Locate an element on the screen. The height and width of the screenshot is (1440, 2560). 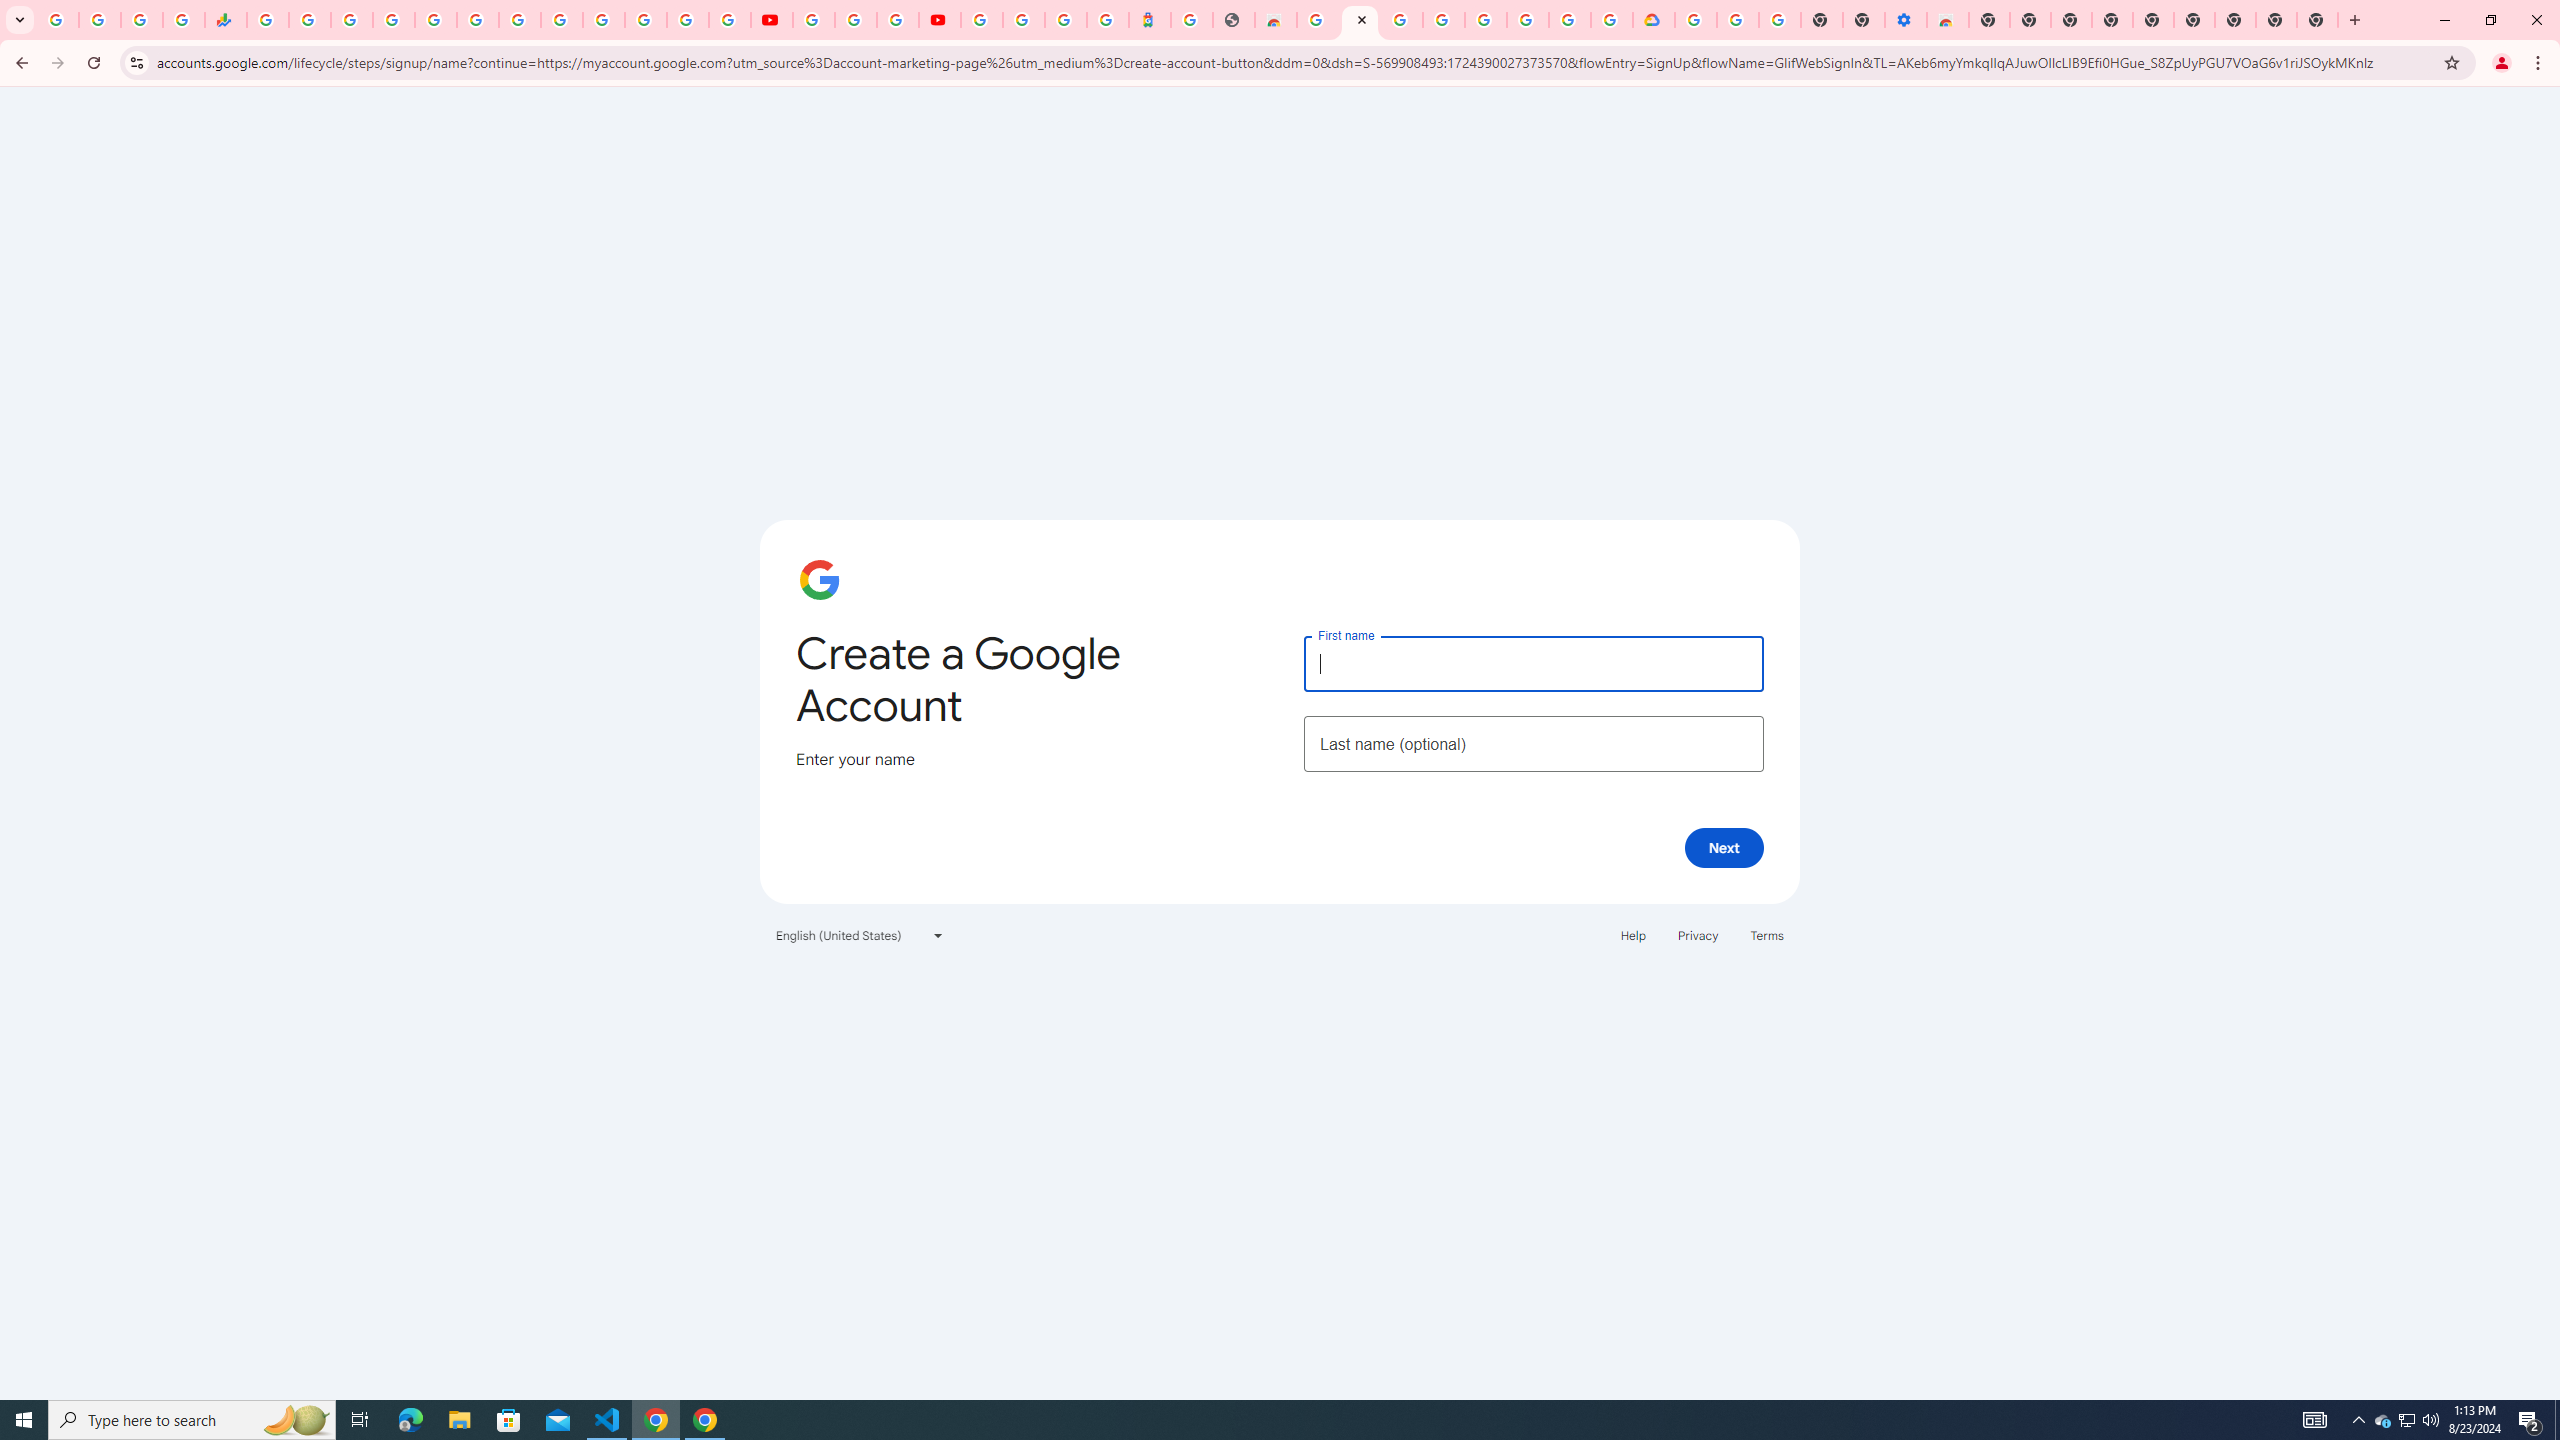
'Settings - Accessibility' is located at coordinates (1904, 19).